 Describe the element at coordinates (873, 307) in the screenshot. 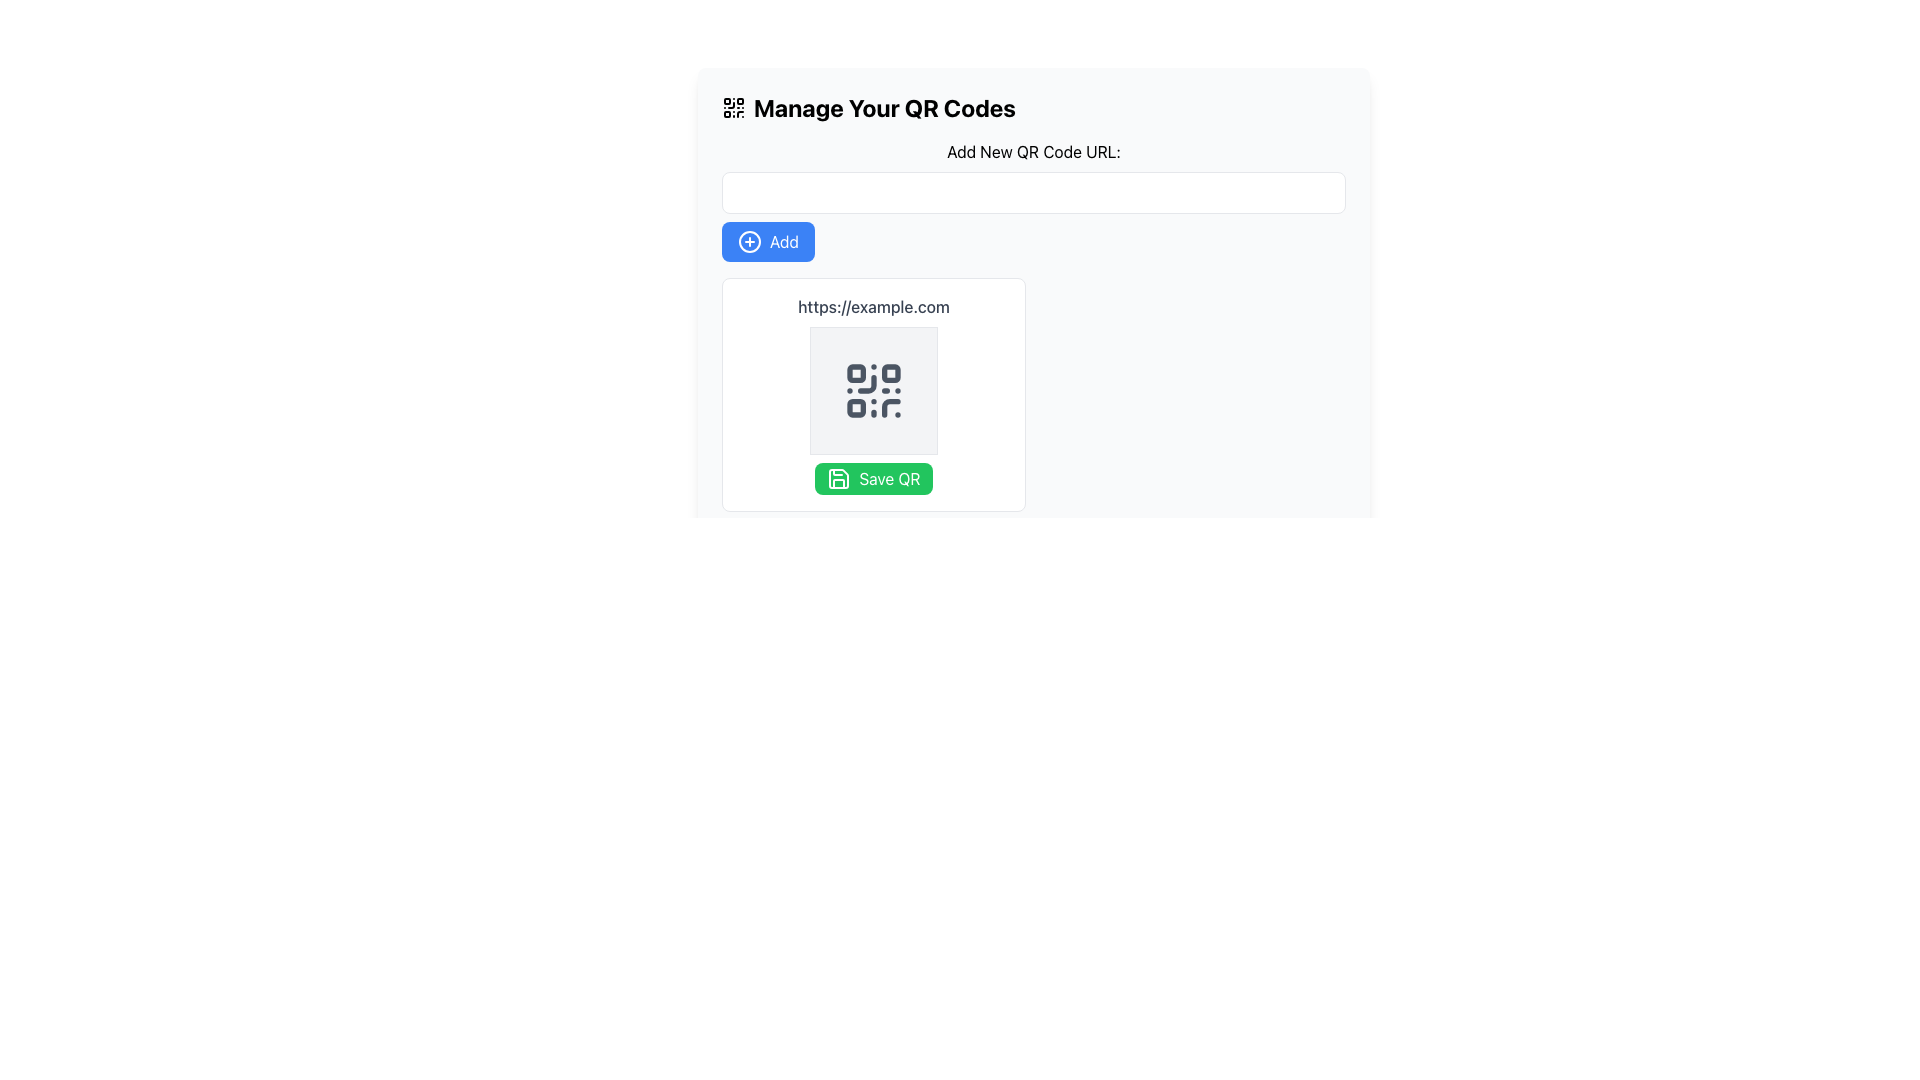

I see `the text label displaying the URL 'https://example.com'` at that location.